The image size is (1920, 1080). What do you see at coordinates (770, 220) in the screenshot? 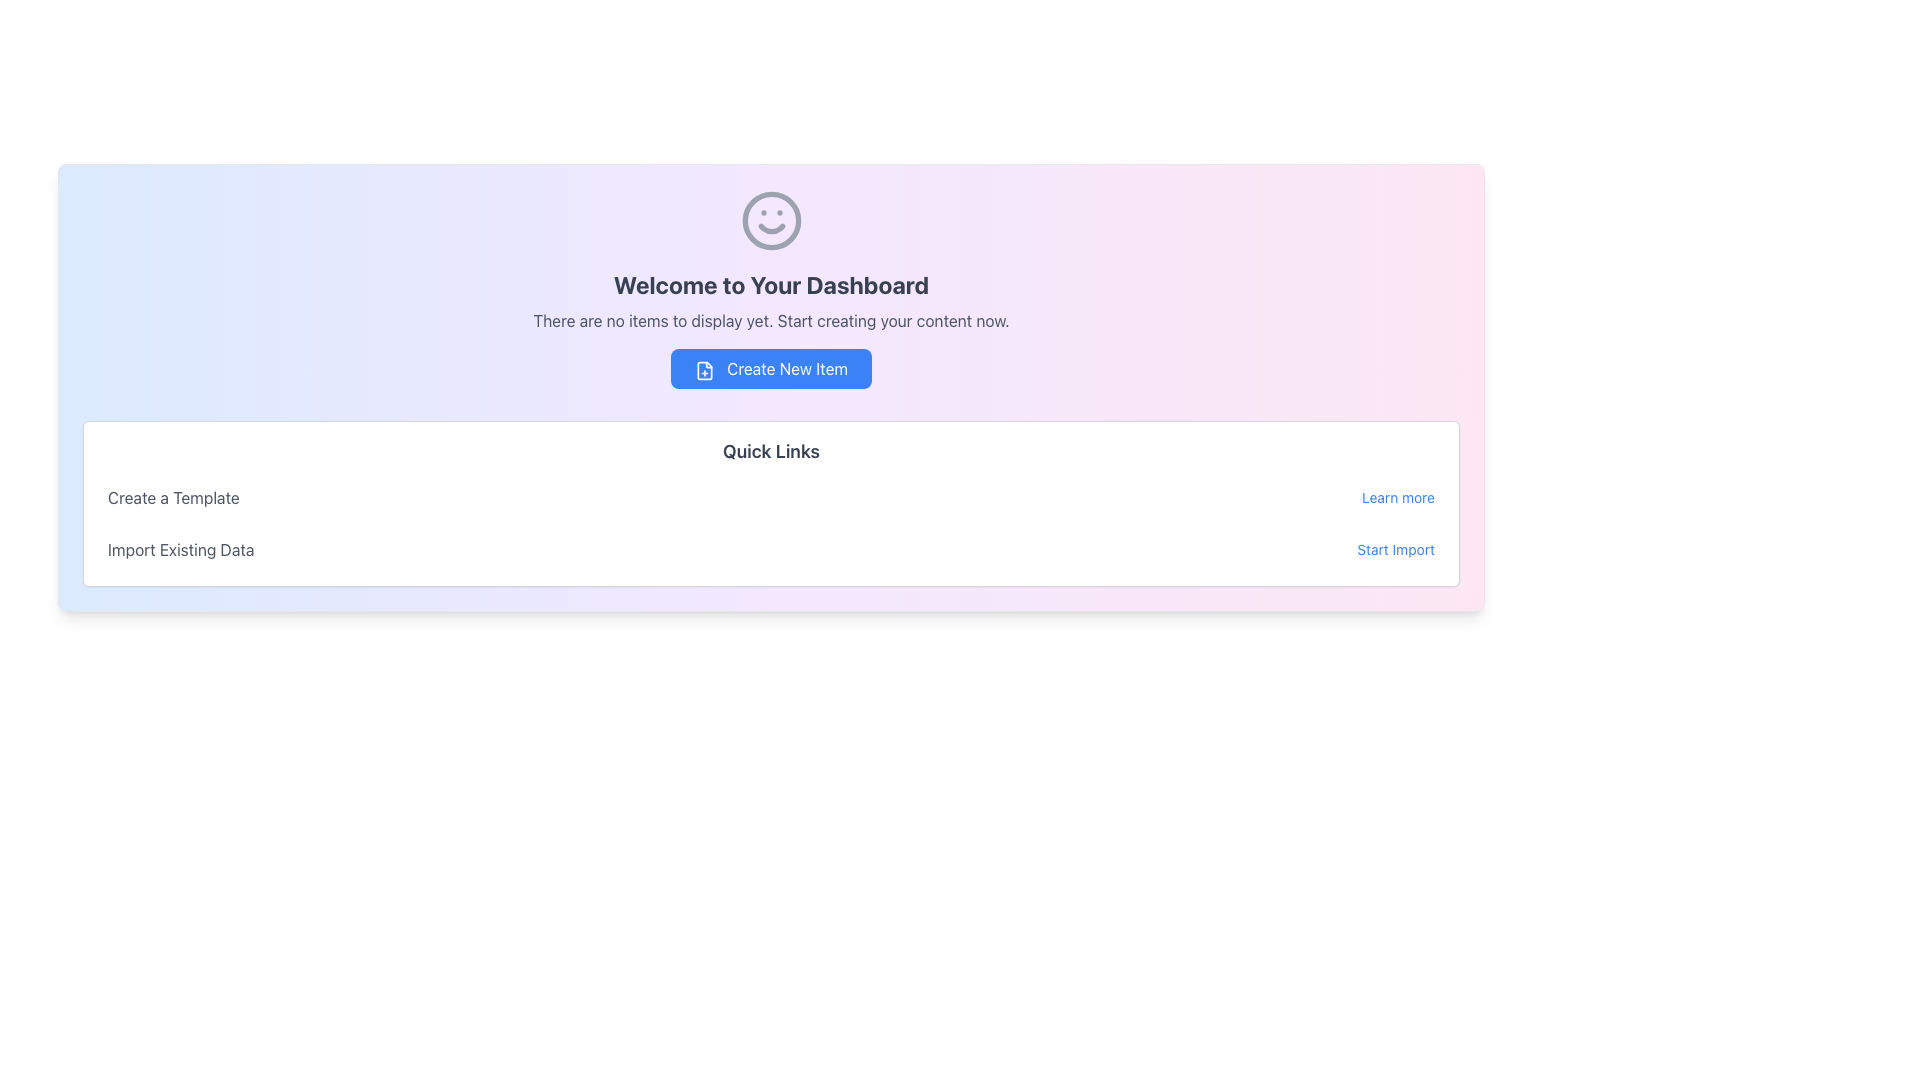
I see `the smiley face icon located at the top of the dashboard section, above the main header text 'Welcome to Your Dashboard'` at bounding box center [770, 220].